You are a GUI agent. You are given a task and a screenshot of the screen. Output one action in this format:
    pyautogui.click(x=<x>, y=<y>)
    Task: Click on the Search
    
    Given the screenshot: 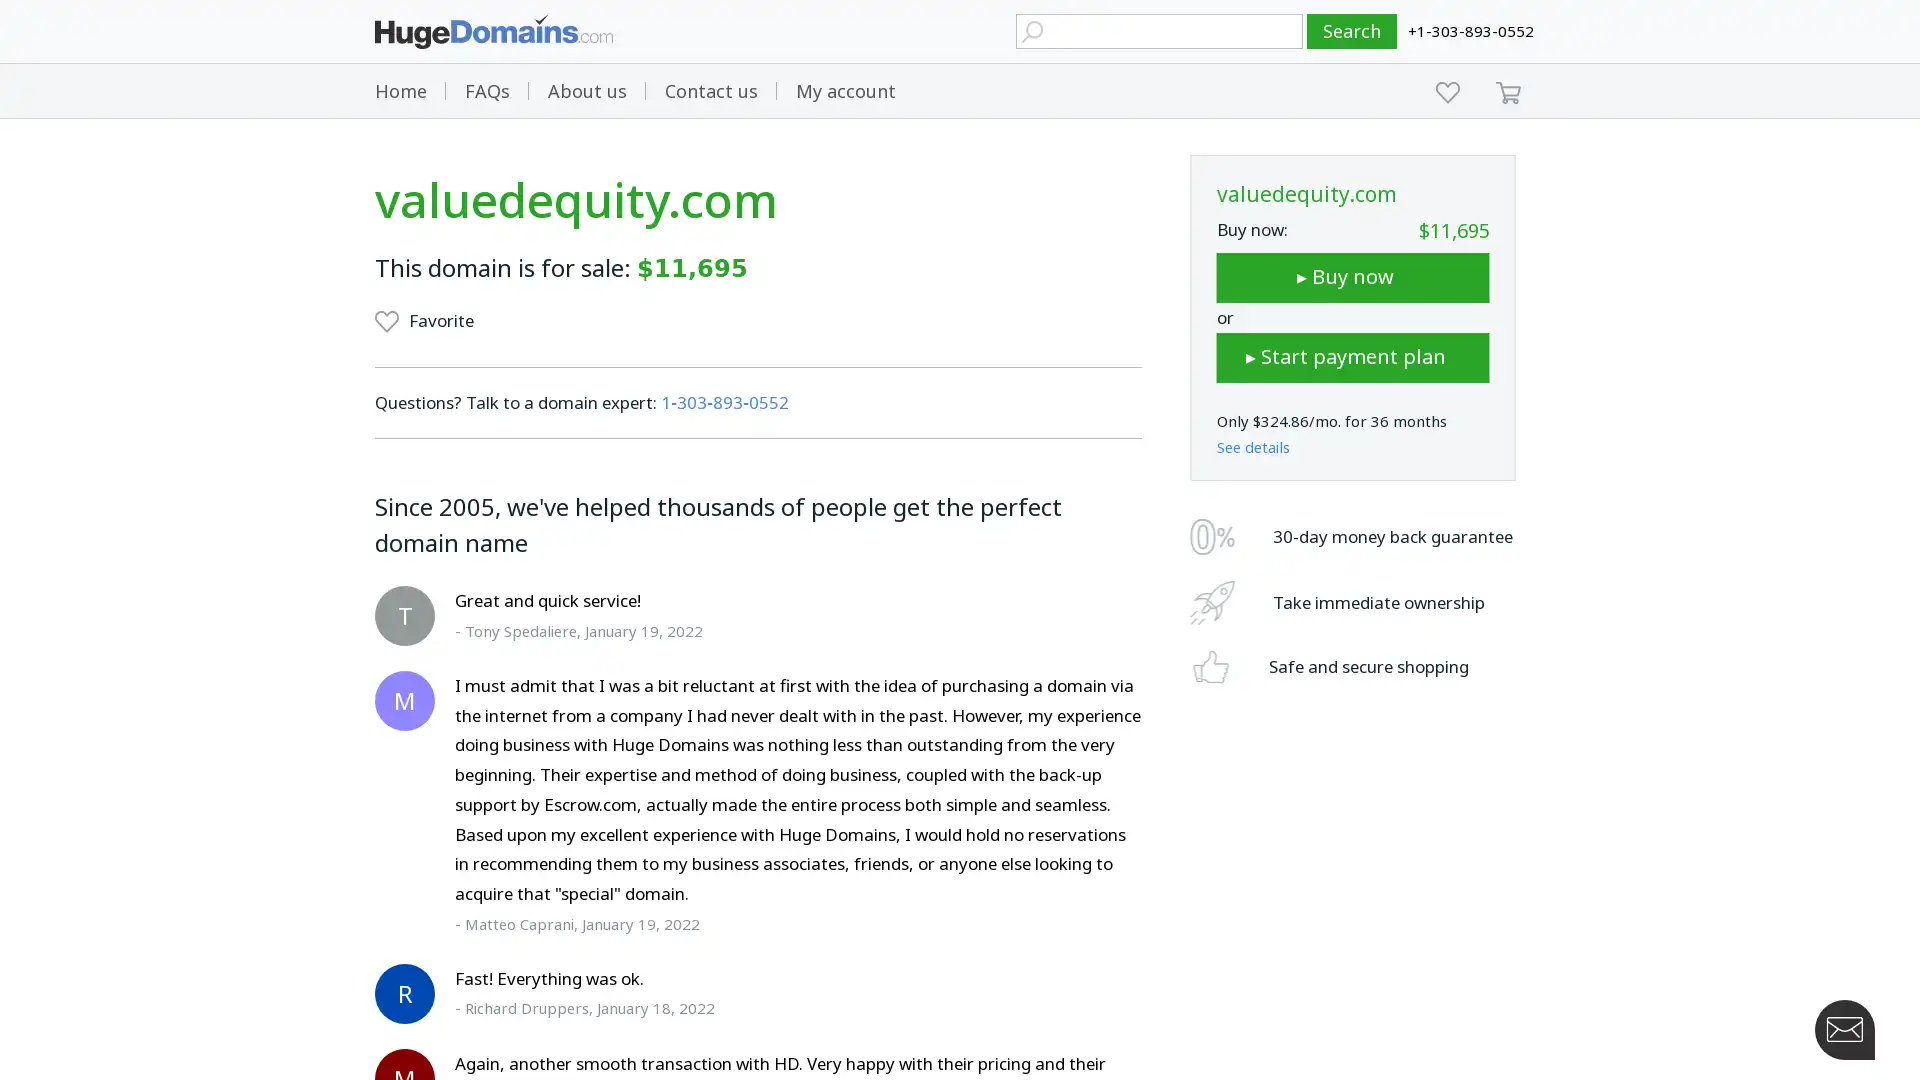 What is the action you would take?
    pyautogui.click(x=1352, y=31)
    